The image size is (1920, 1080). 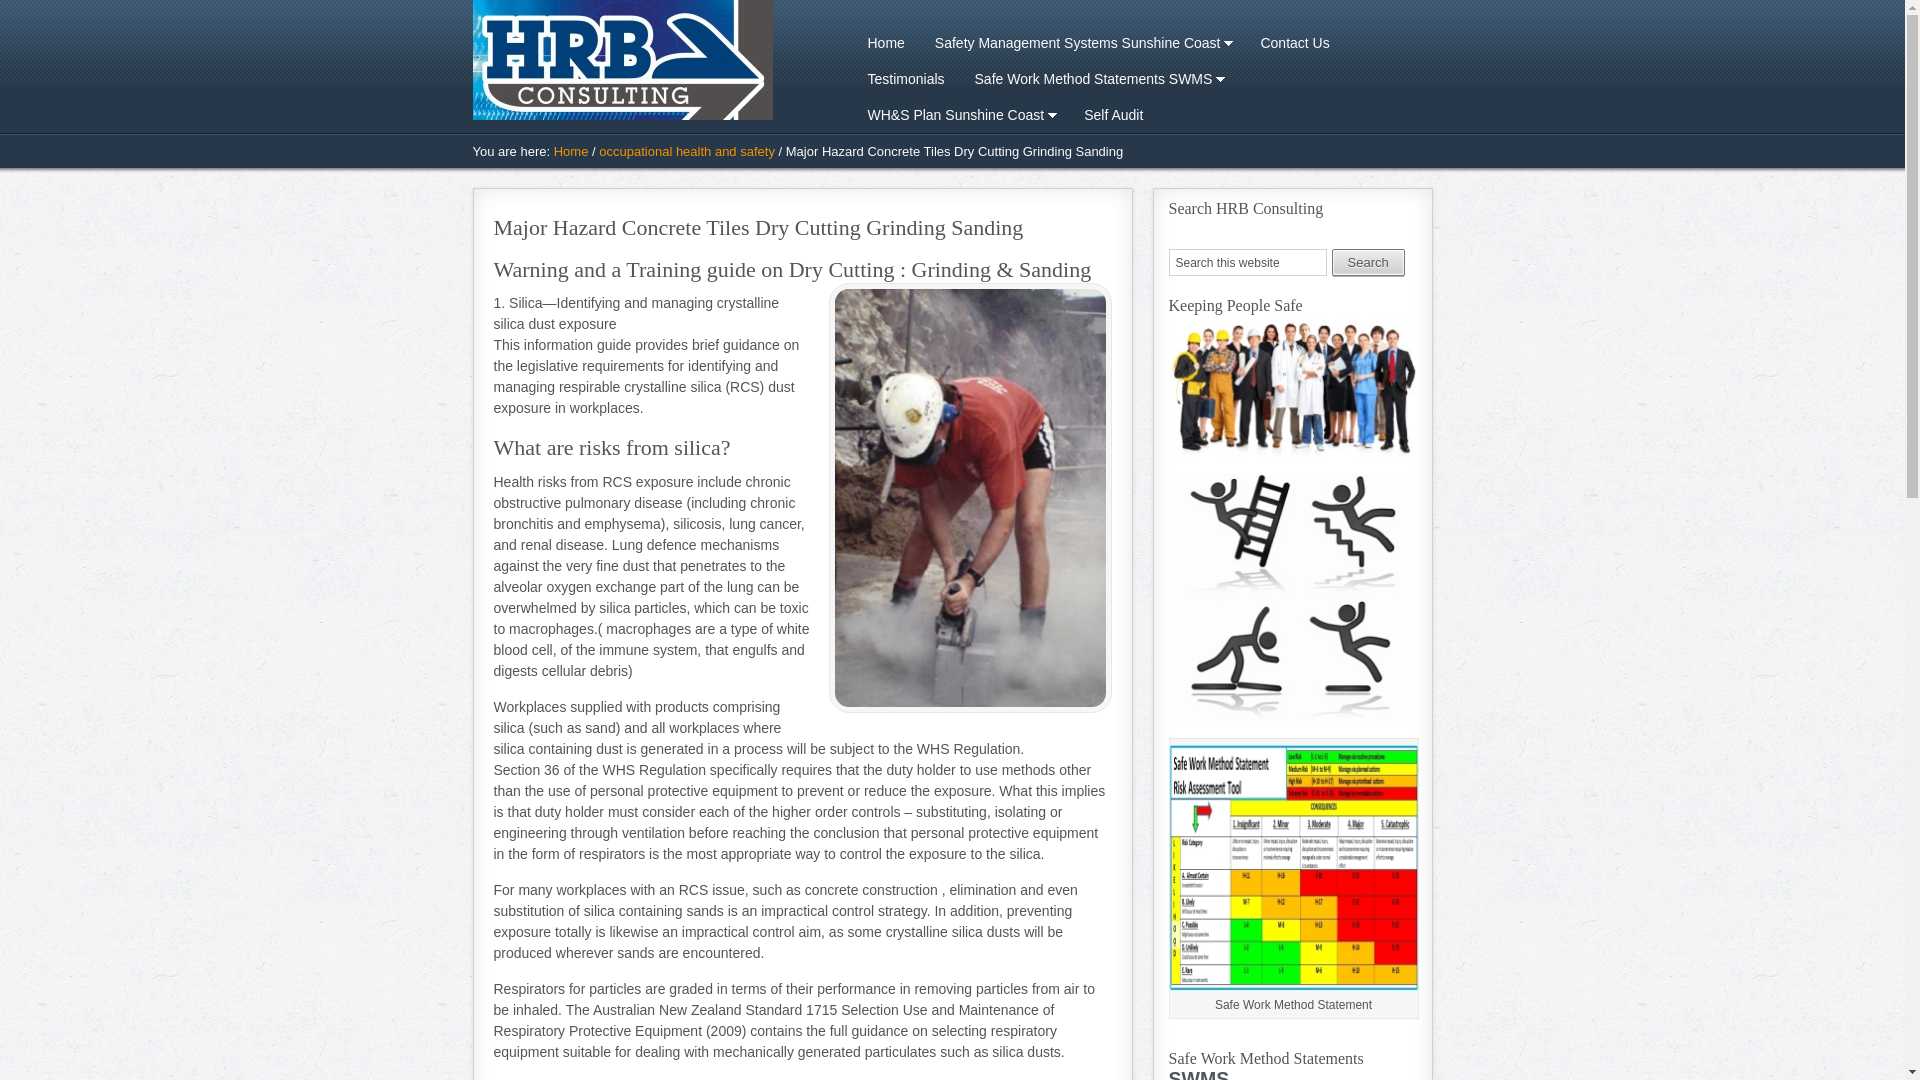 What do you see at coordinates (1243, 42) in the screenshot?
I see `'Contact Us'` at bounding box center [1243, 42].